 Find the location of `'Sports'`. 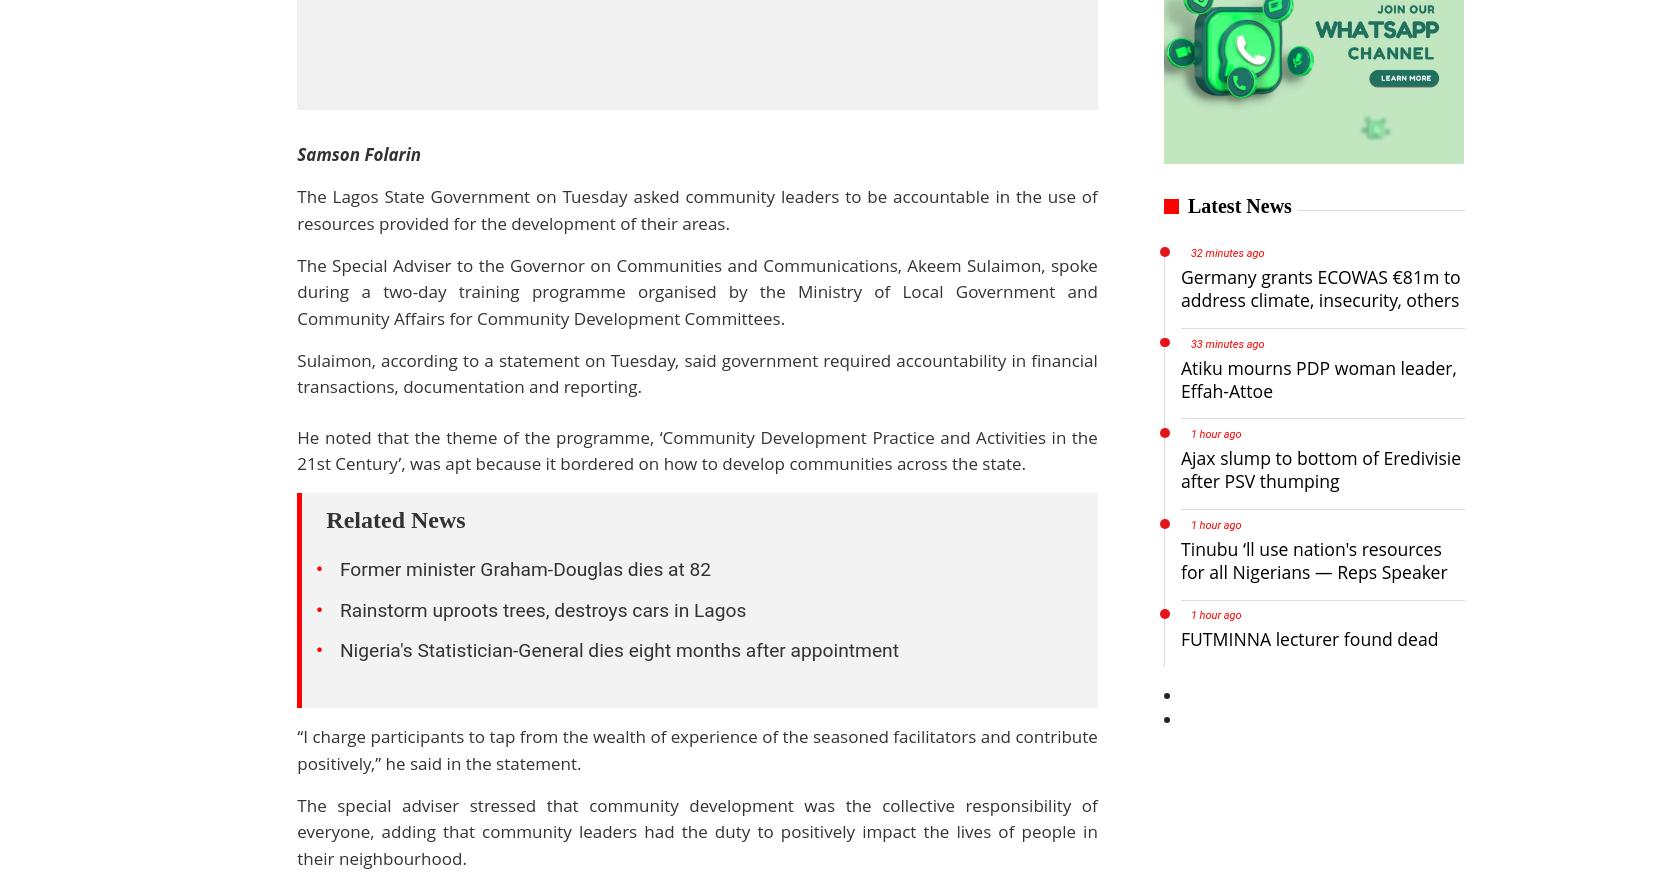

'Sports' is located at coordinates (212, 783).